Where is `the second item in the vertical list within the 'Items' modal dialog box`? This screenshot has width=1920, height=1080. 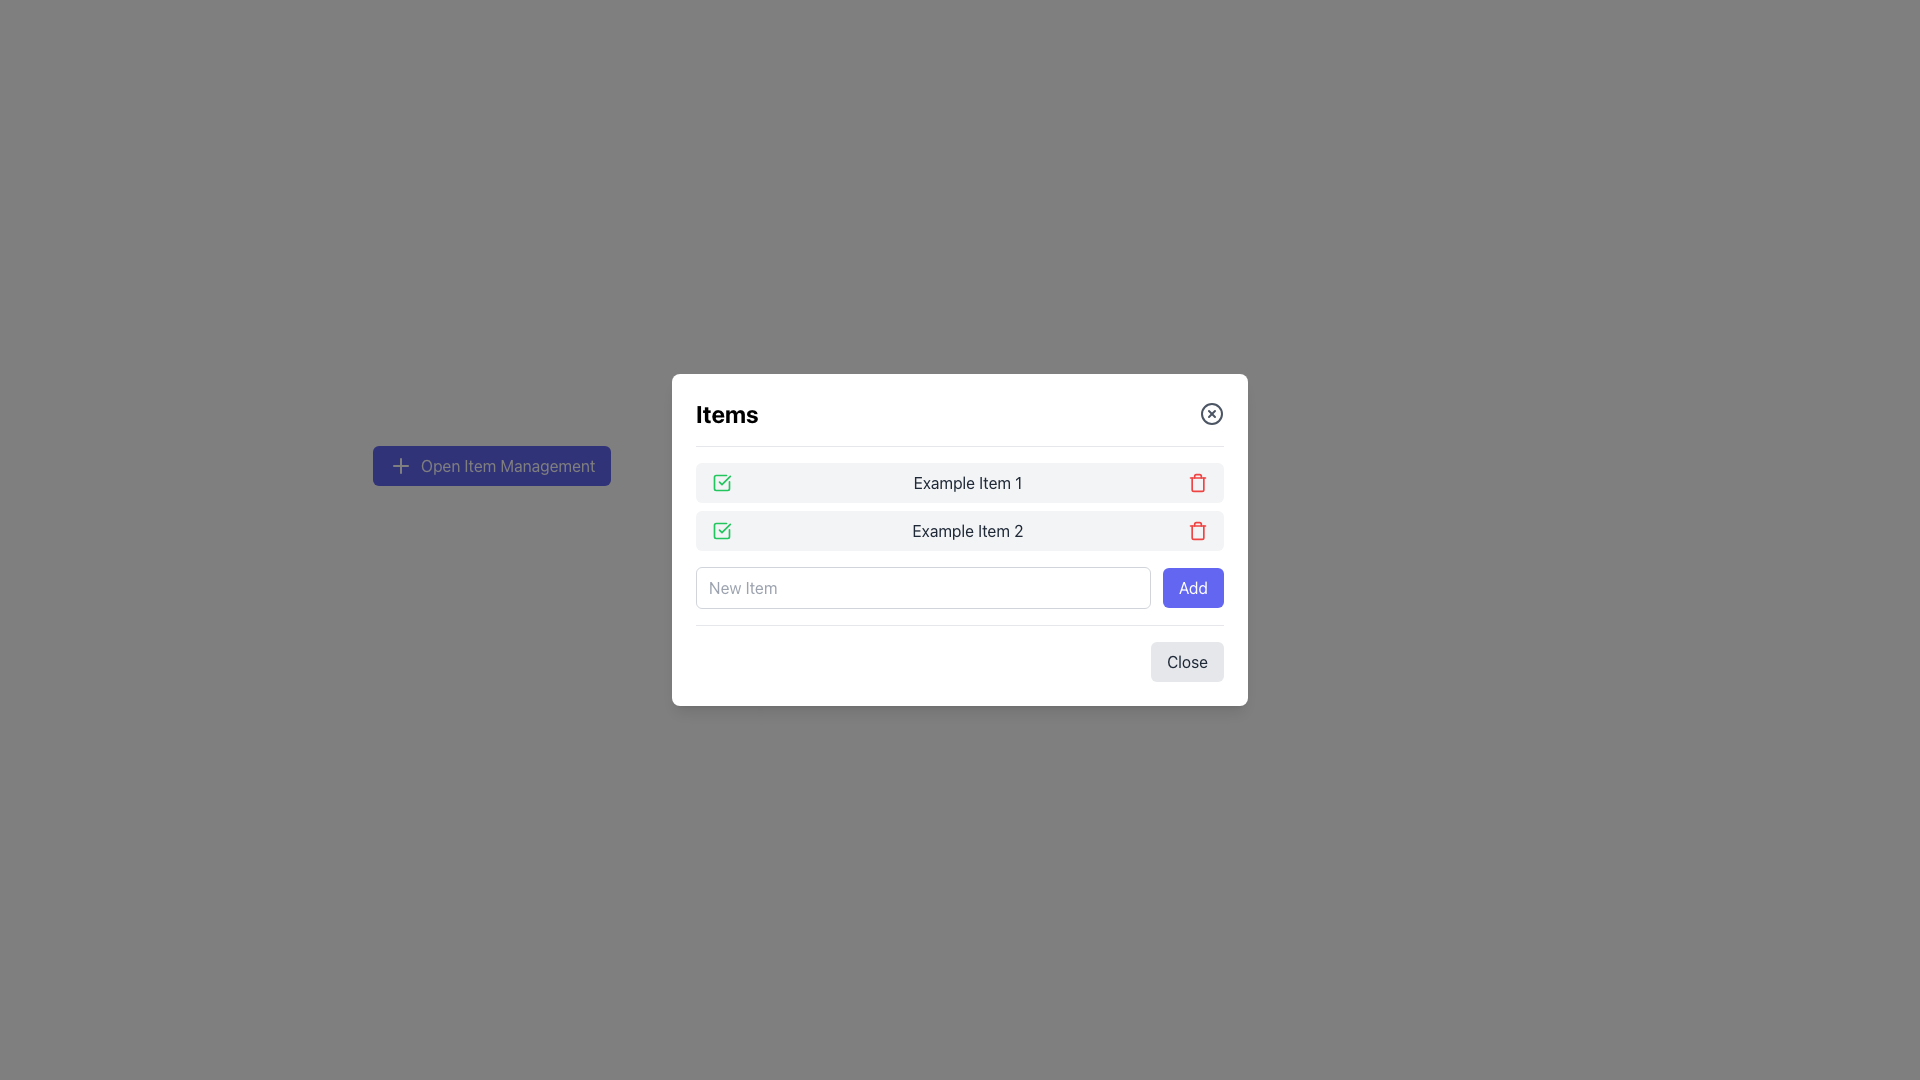
the second item in the vertical list within the 'Items' modal dialog box is located at coordinates (960, 530).